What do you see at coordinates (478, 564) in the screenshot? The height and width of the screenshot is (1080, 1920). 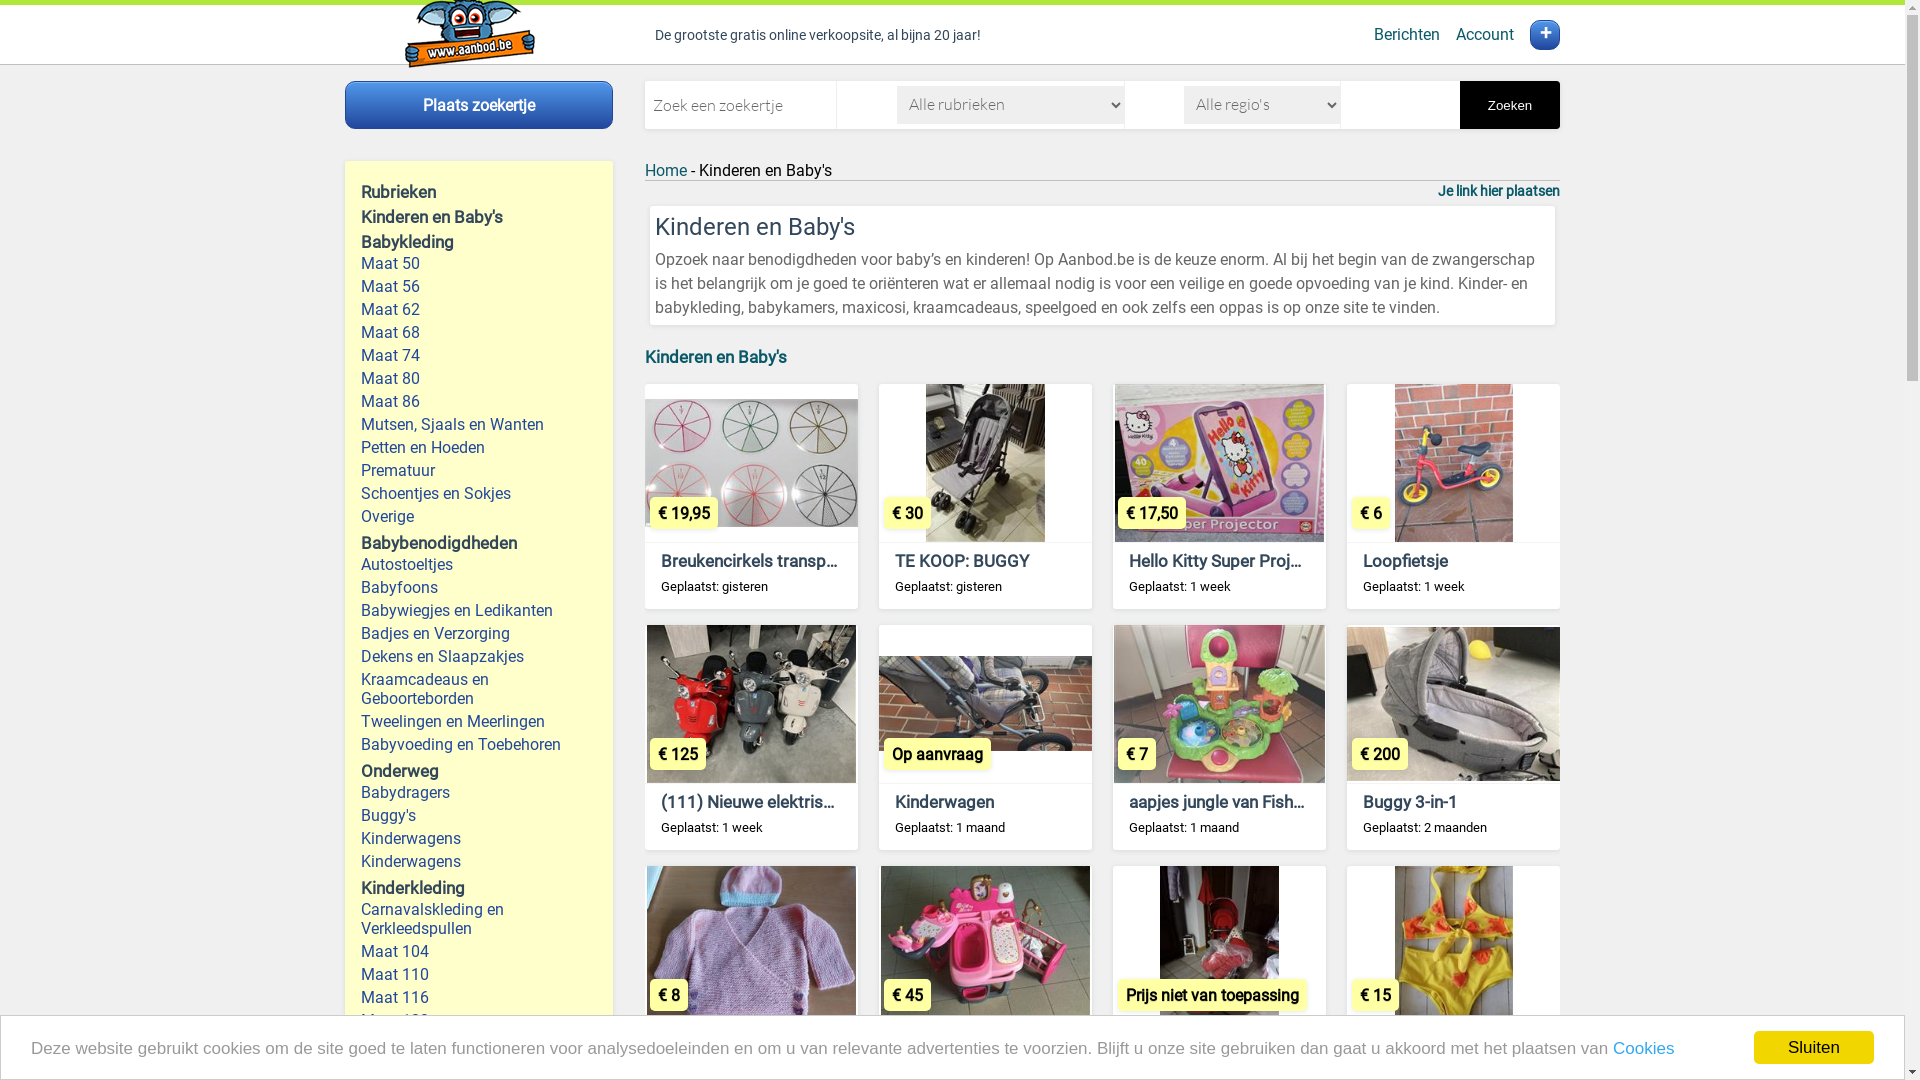 I see `'Autostoeltjes'` at bounding box center [478, 564].